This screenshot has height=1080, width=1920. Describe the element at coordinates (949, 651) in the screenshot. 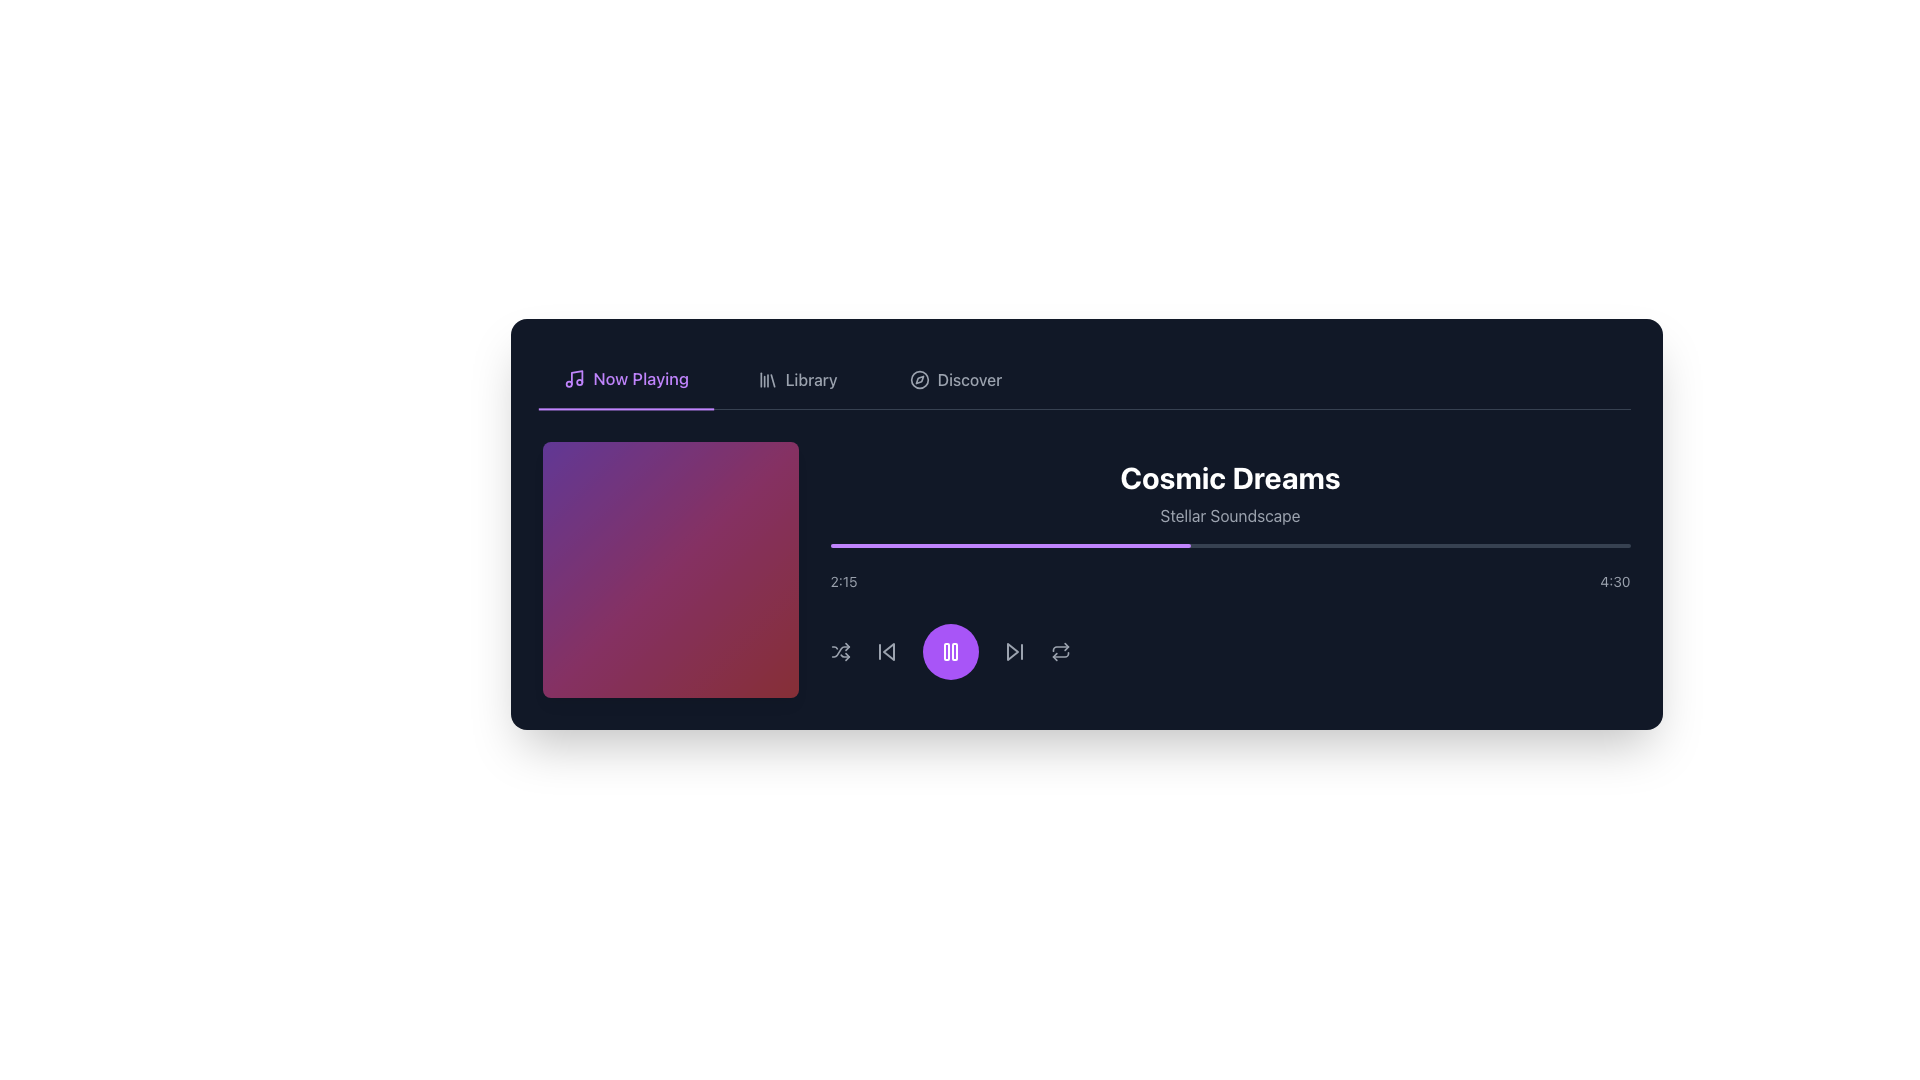

I see `the circular button with a purple background and white pause icon at the bottom center of the music player panel to play or pause the music` at that location.